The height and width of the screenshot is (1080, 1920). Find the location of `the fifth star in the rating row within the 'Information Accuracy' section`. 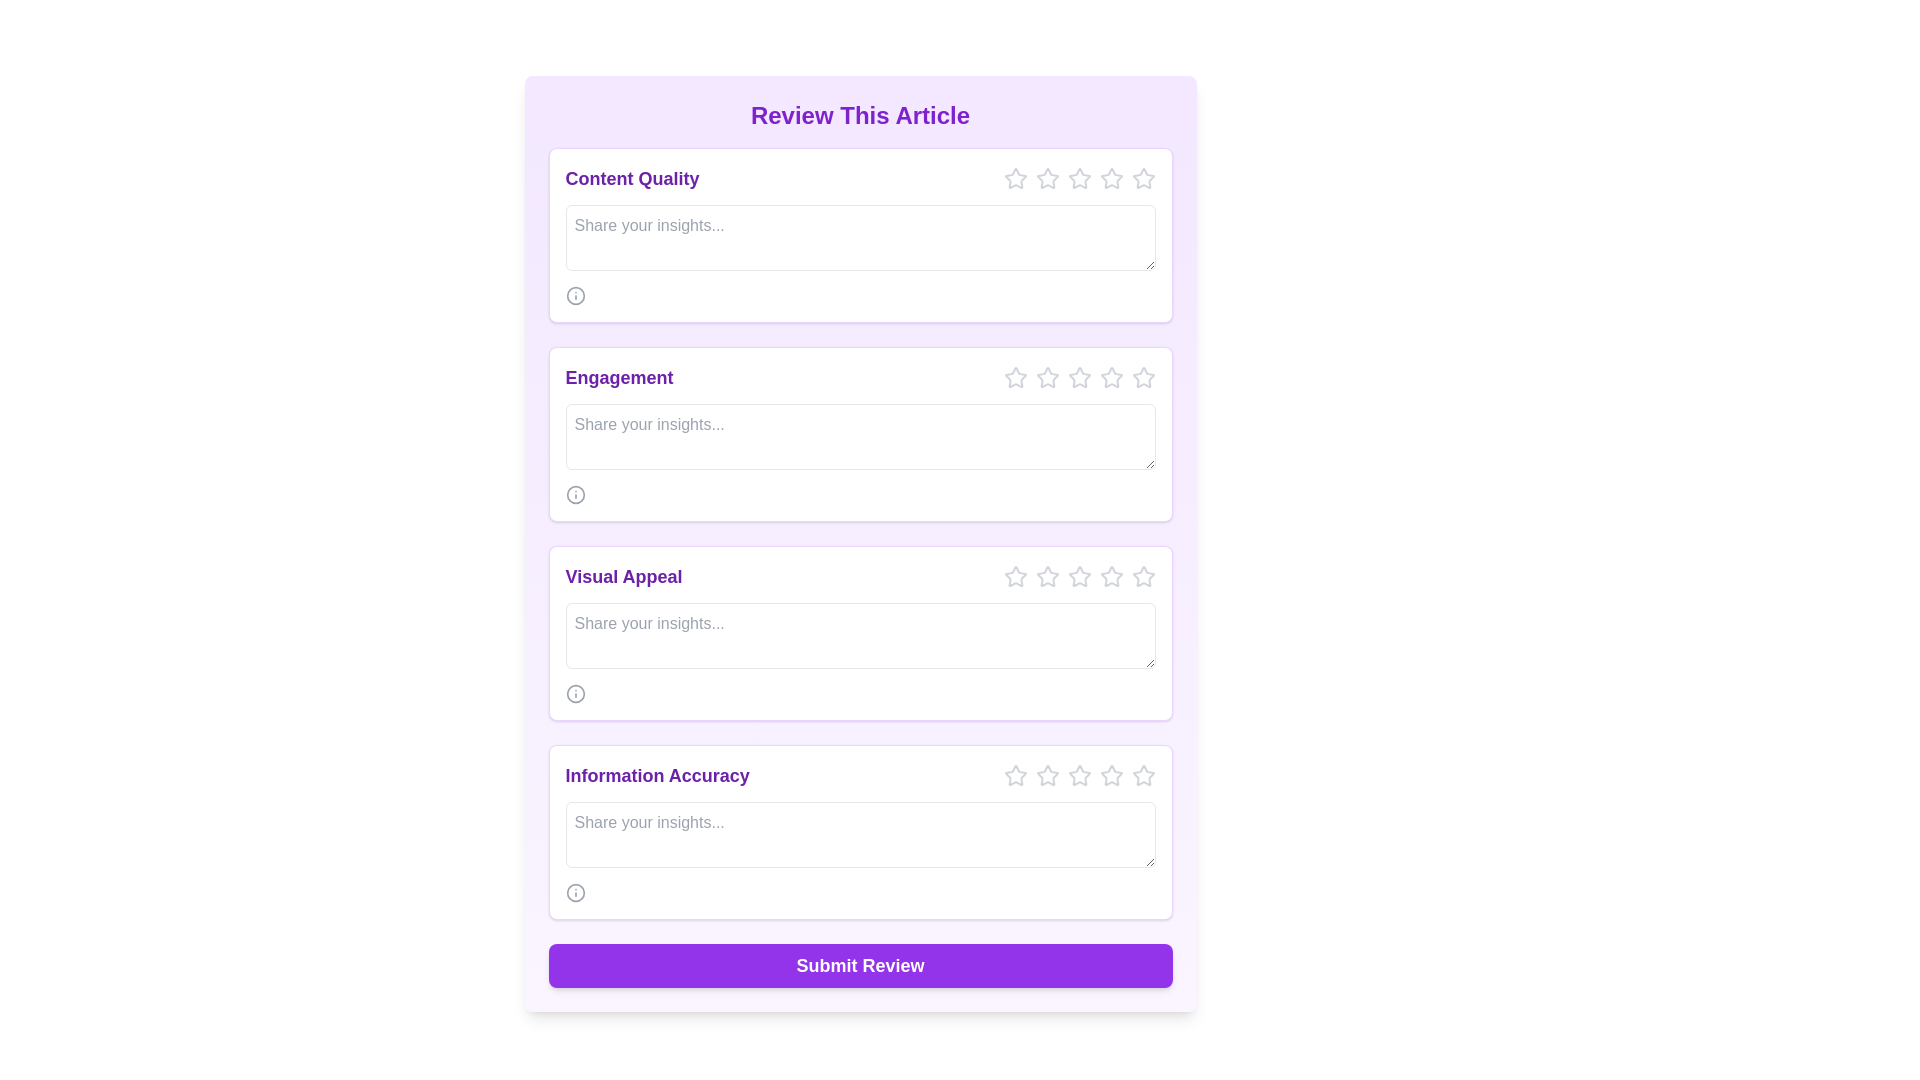

the fifth star in the rating row within the 'Information Accuracy' section is located at coordinates (1109, 774).